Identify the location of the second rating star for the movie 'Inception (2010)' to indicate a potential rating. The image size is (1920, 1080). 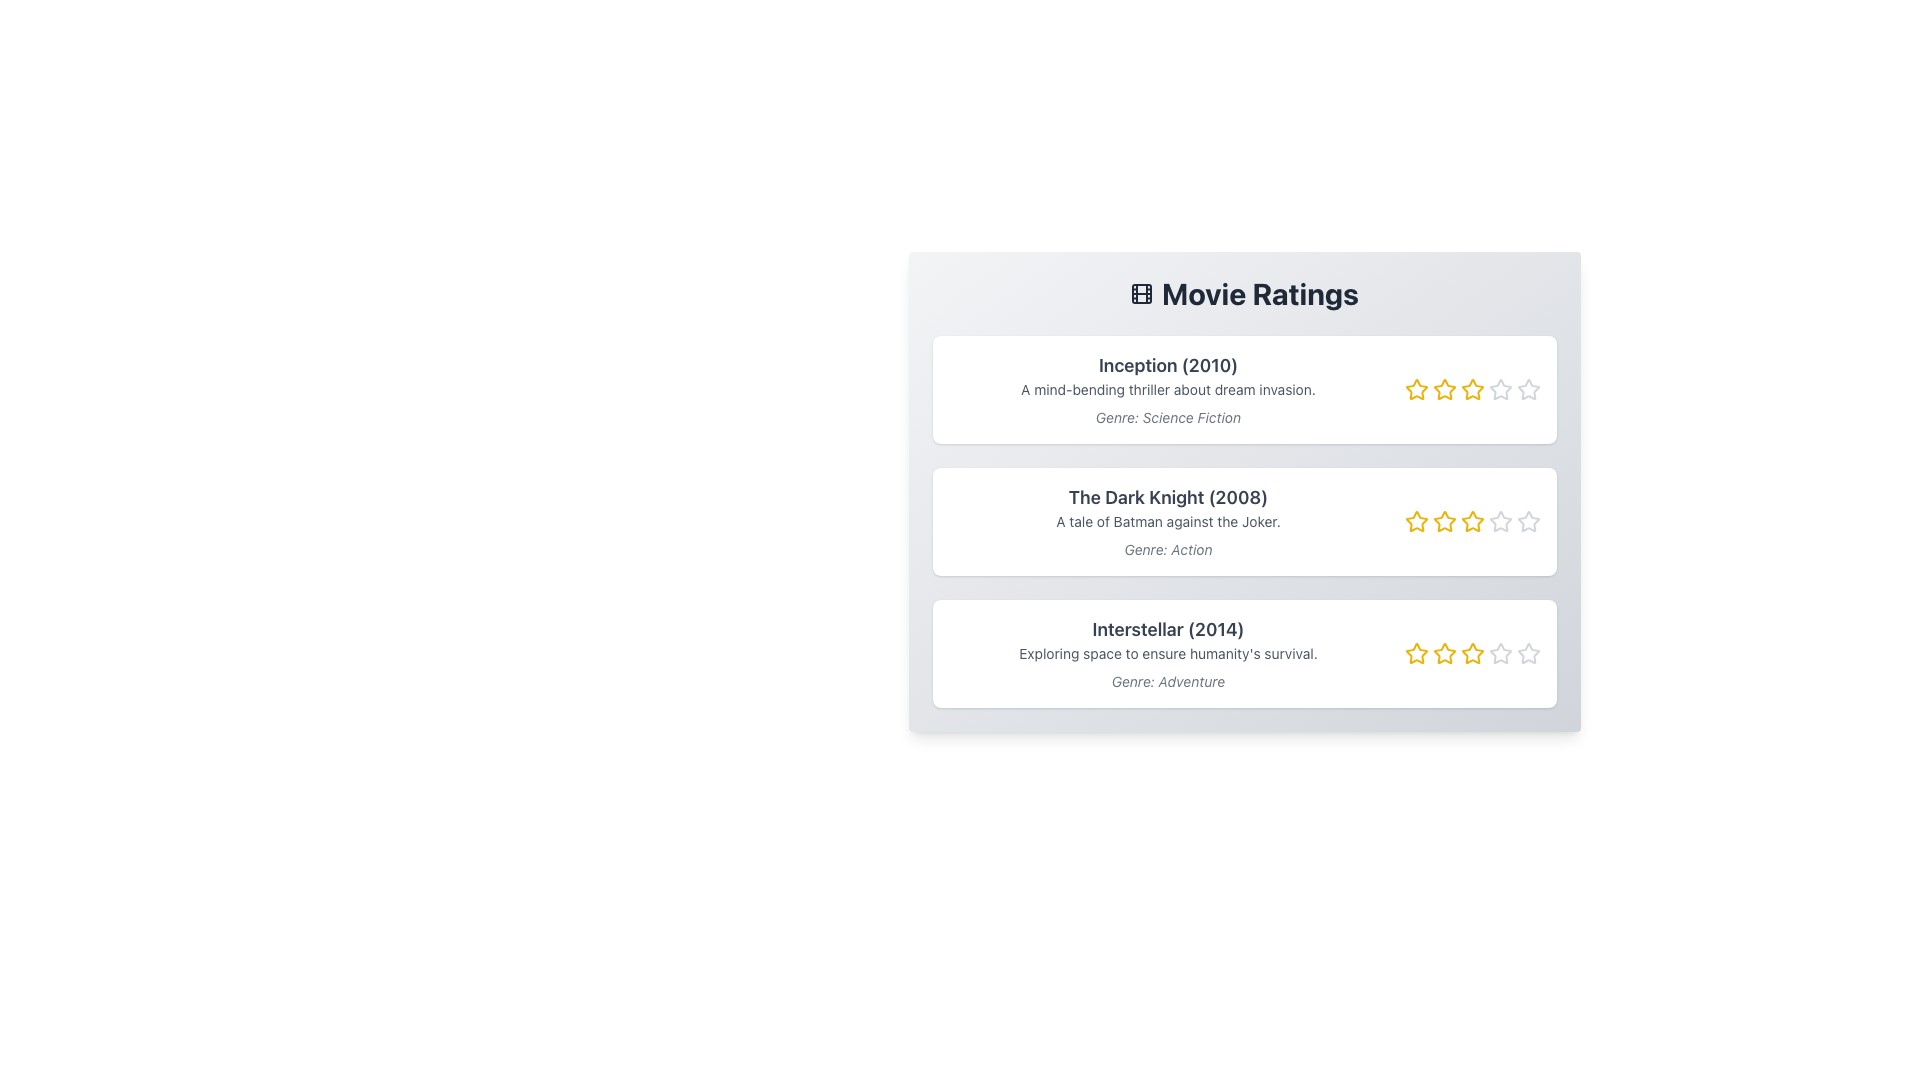
(1444, 389).